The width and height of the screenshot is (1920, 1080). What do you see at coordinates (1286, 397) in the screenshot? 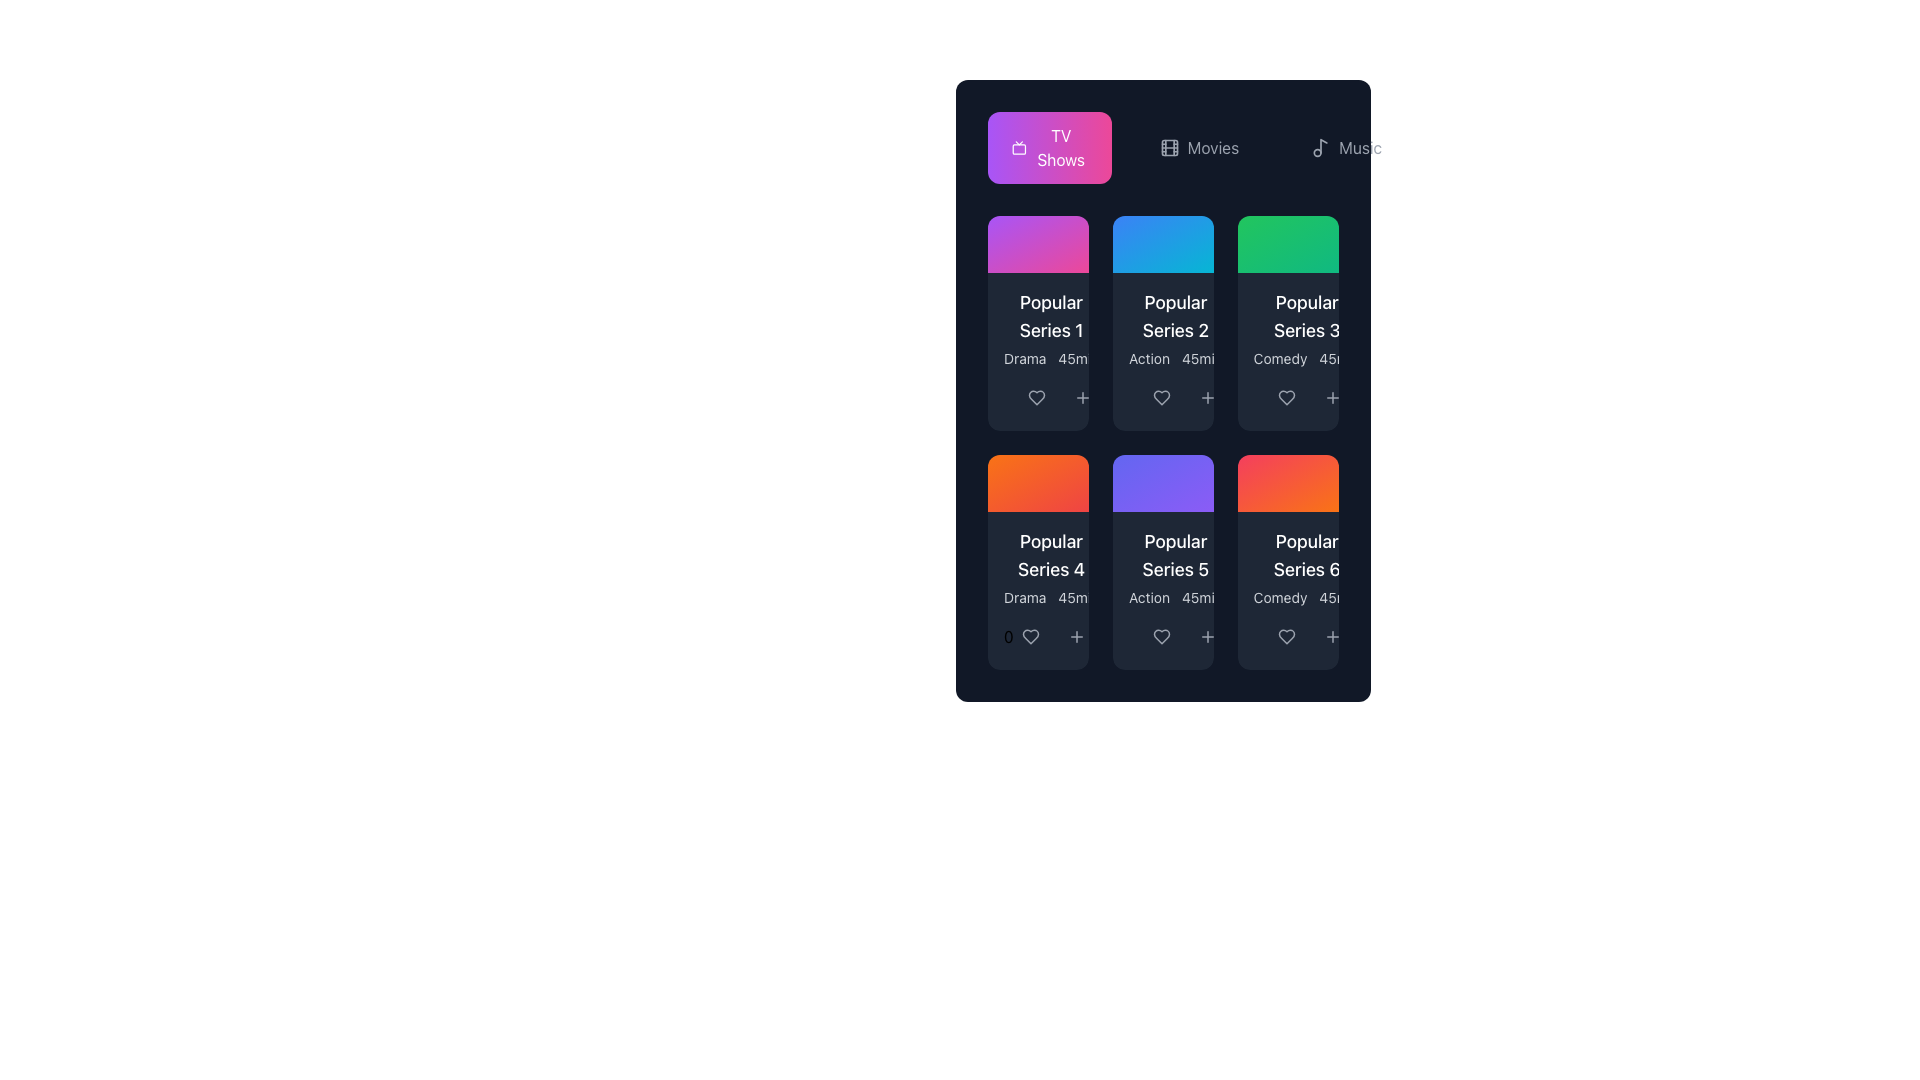
I see `the heart-shaped icon used as a 'like' button for the 'Popular Series 3' under the 'Comedy' category` at bounding box center [1286, 397].